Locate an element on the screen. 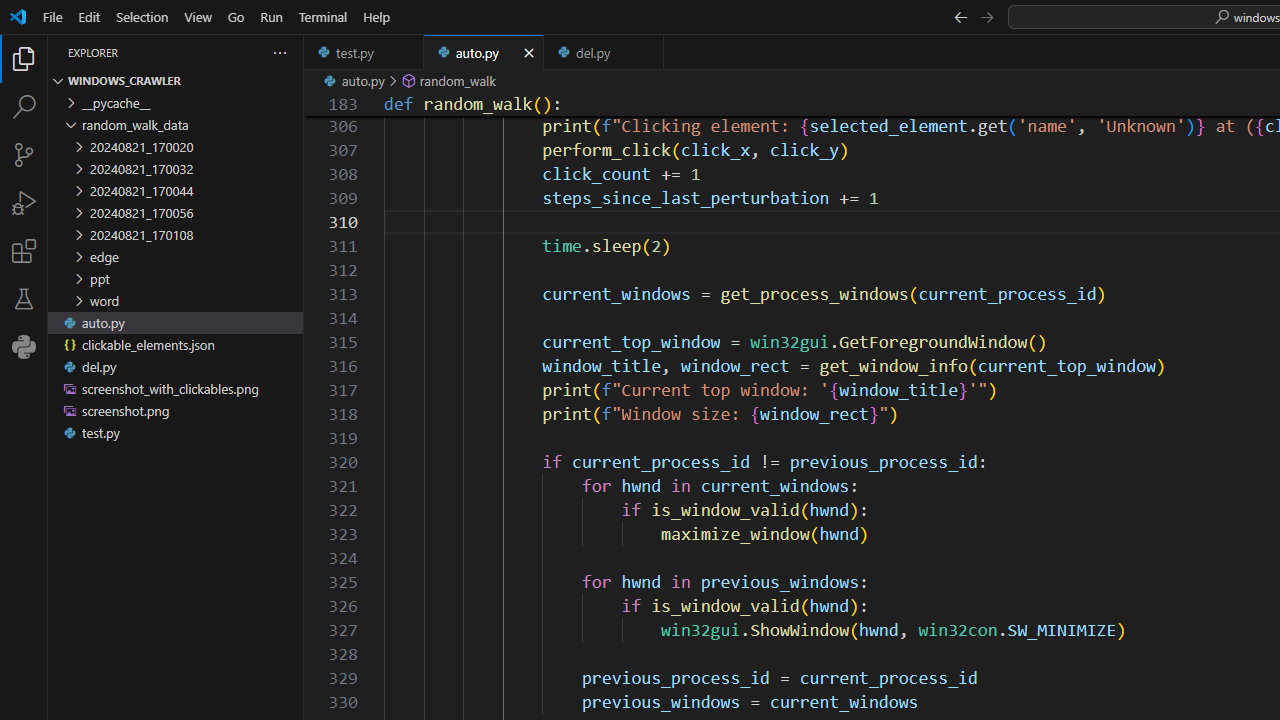  'del.py' is located at coordinates (603, 51).